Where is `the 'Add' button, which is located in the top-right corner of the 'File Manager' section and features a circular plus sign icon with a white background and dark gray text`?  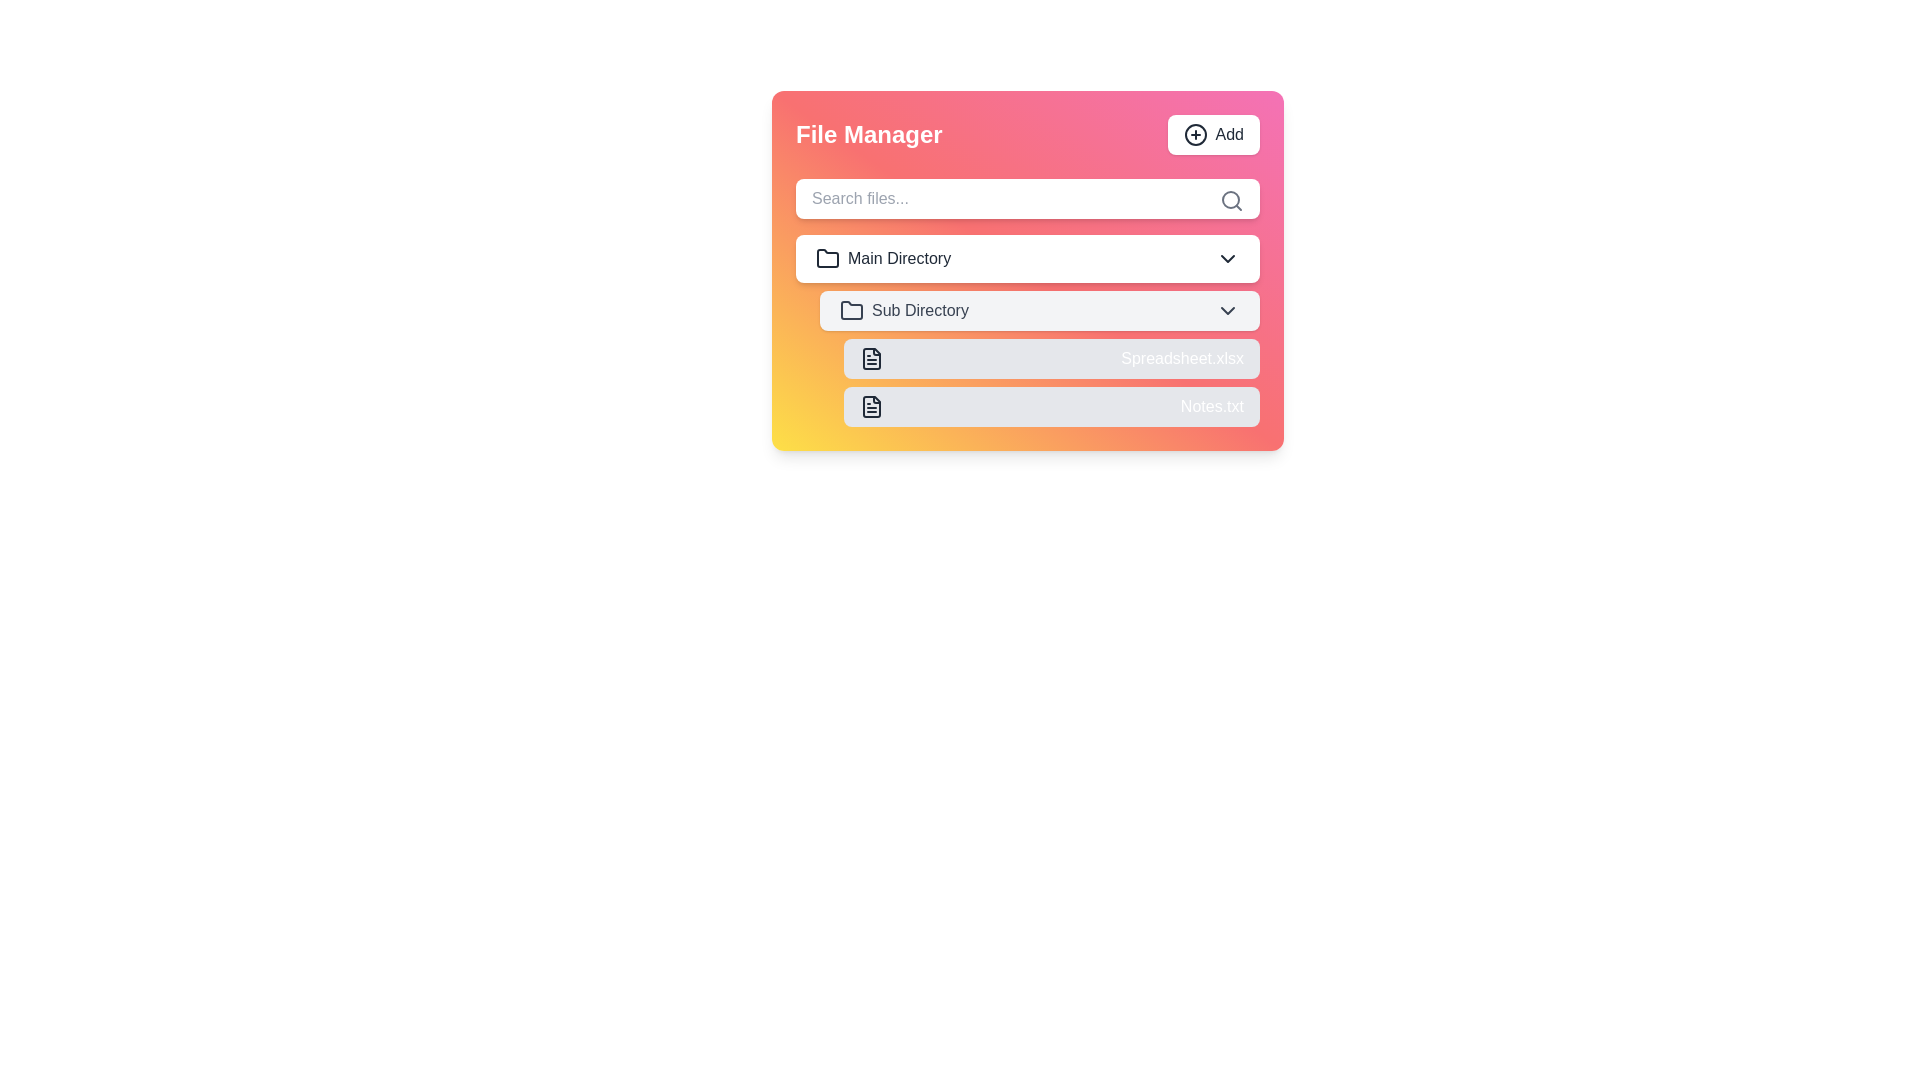 the 'Add' button, which is located in the top-right corner of the 'File Manager' section and features a circular plus sign icon with a white background and dark gray text is located at coordinates (1212, 135).